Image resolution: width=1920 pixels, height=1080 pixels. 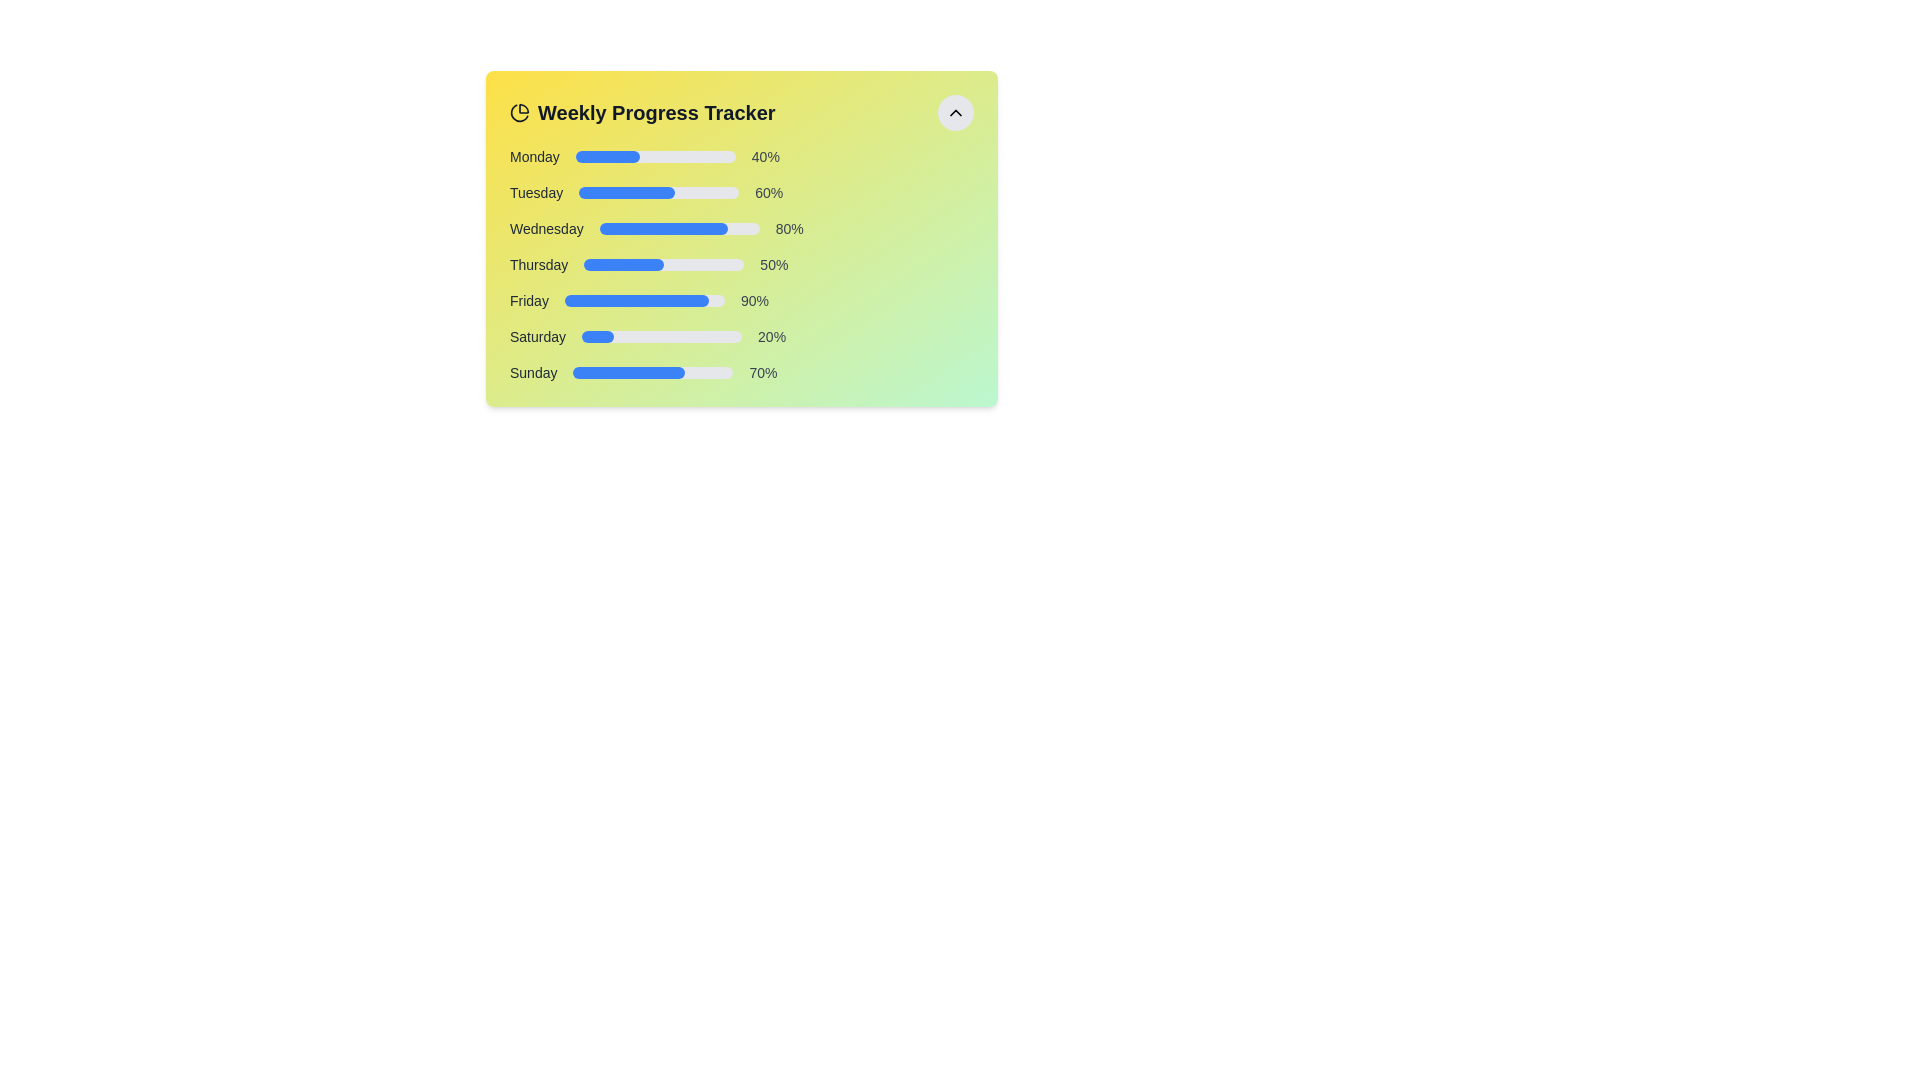 What do you see at coordinates (626, 192) in the screenshot?
I see `the filled portion of the progress bar representing 60% progress for Tuesday, which is visually displayed in a horizontal format` at bounding box center [626, 192].